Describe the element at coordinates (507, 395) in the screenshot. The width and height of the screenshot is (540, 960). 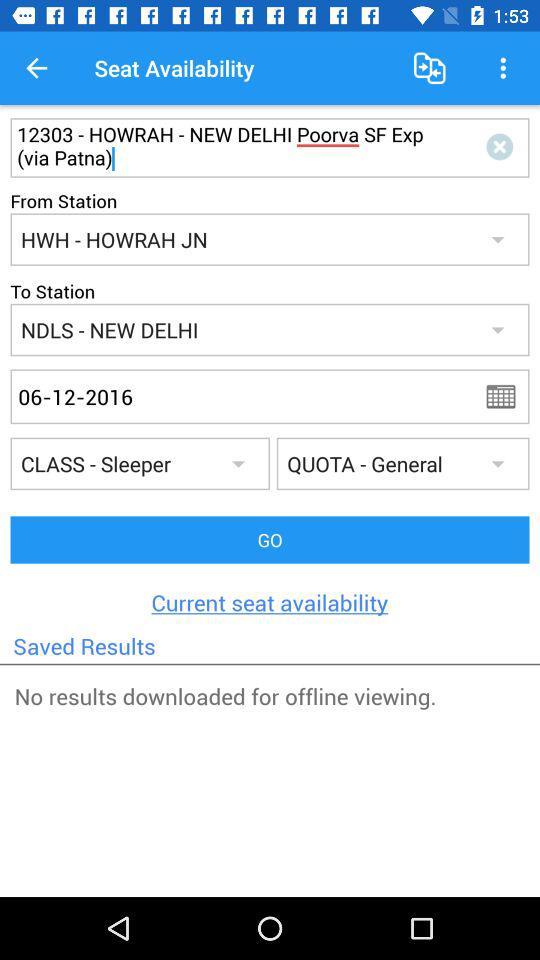
I see `travel date` at that location.